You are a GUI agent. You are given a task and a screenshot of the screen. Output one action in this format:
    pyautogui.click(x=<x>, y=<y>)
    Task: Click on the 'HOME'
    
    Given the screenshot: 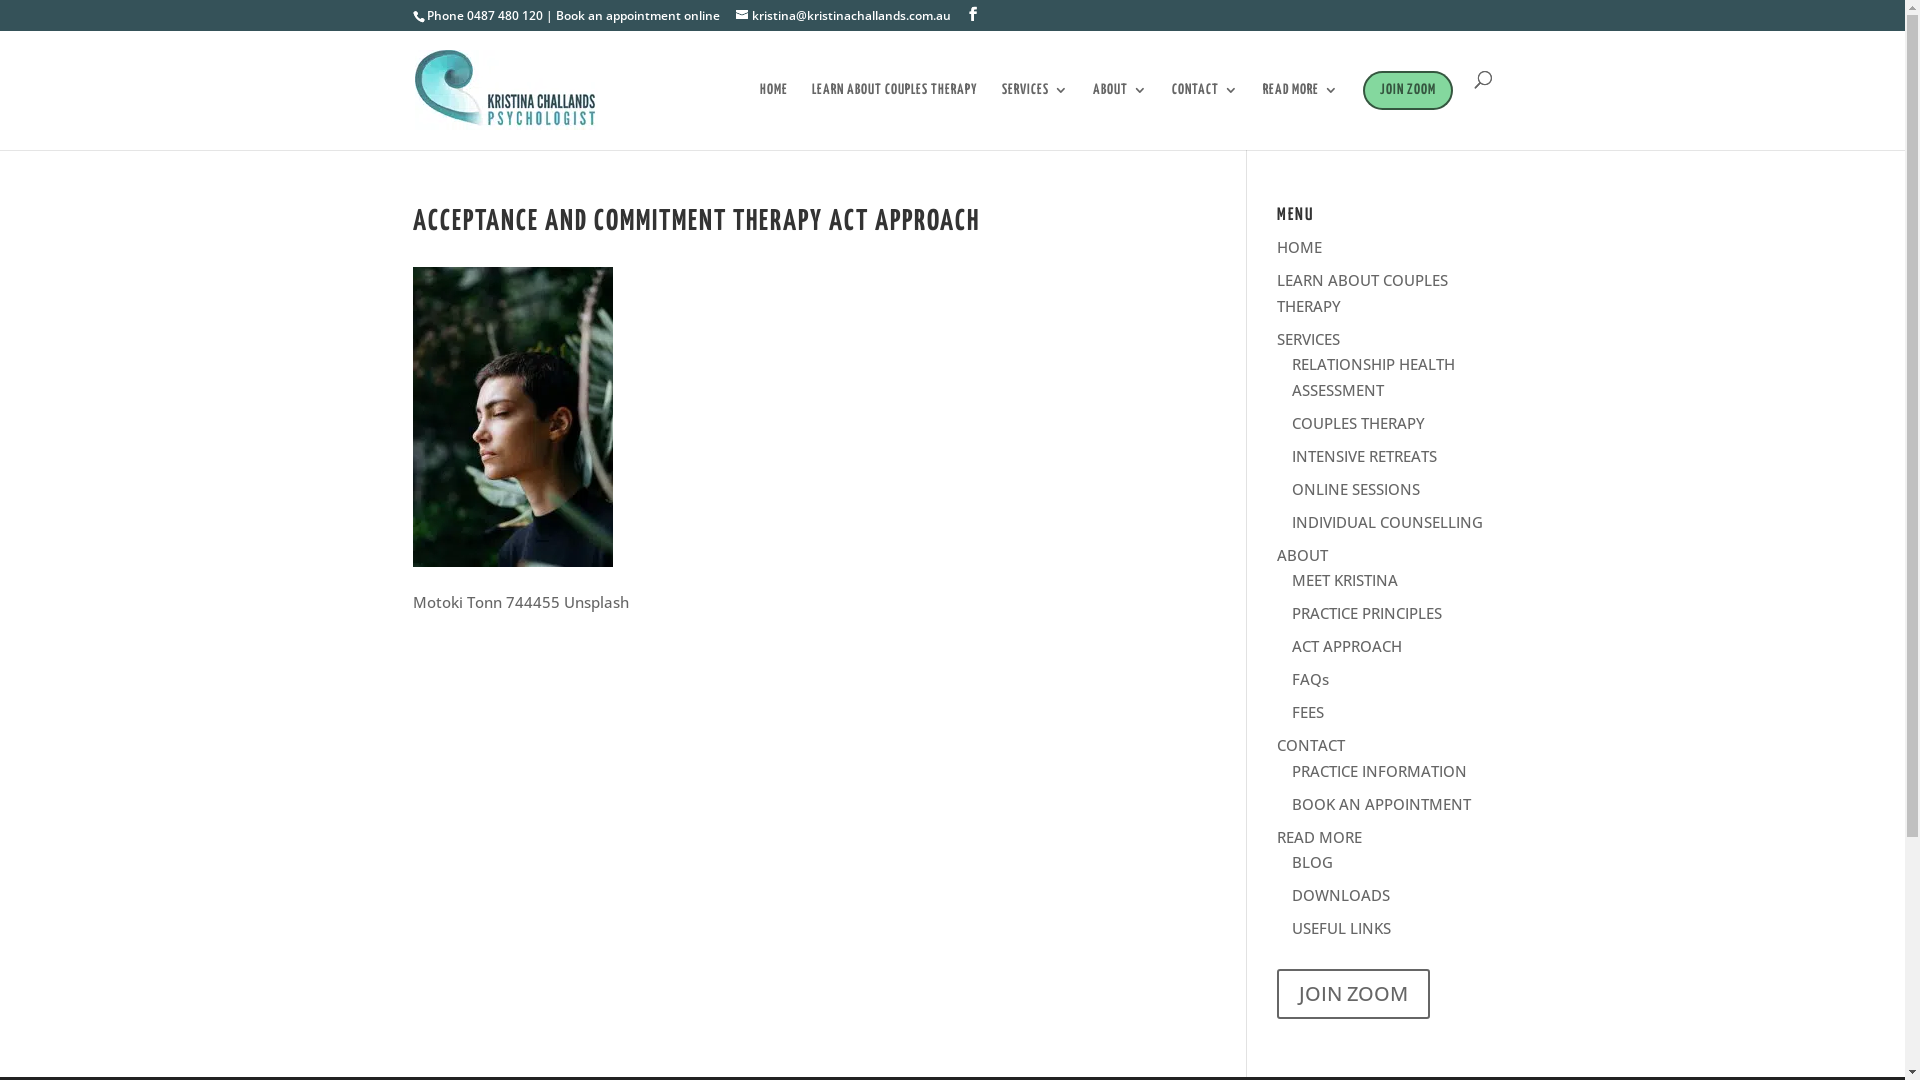 What is the action you would take?
    pyautogui.click(x=772, y=108)
    